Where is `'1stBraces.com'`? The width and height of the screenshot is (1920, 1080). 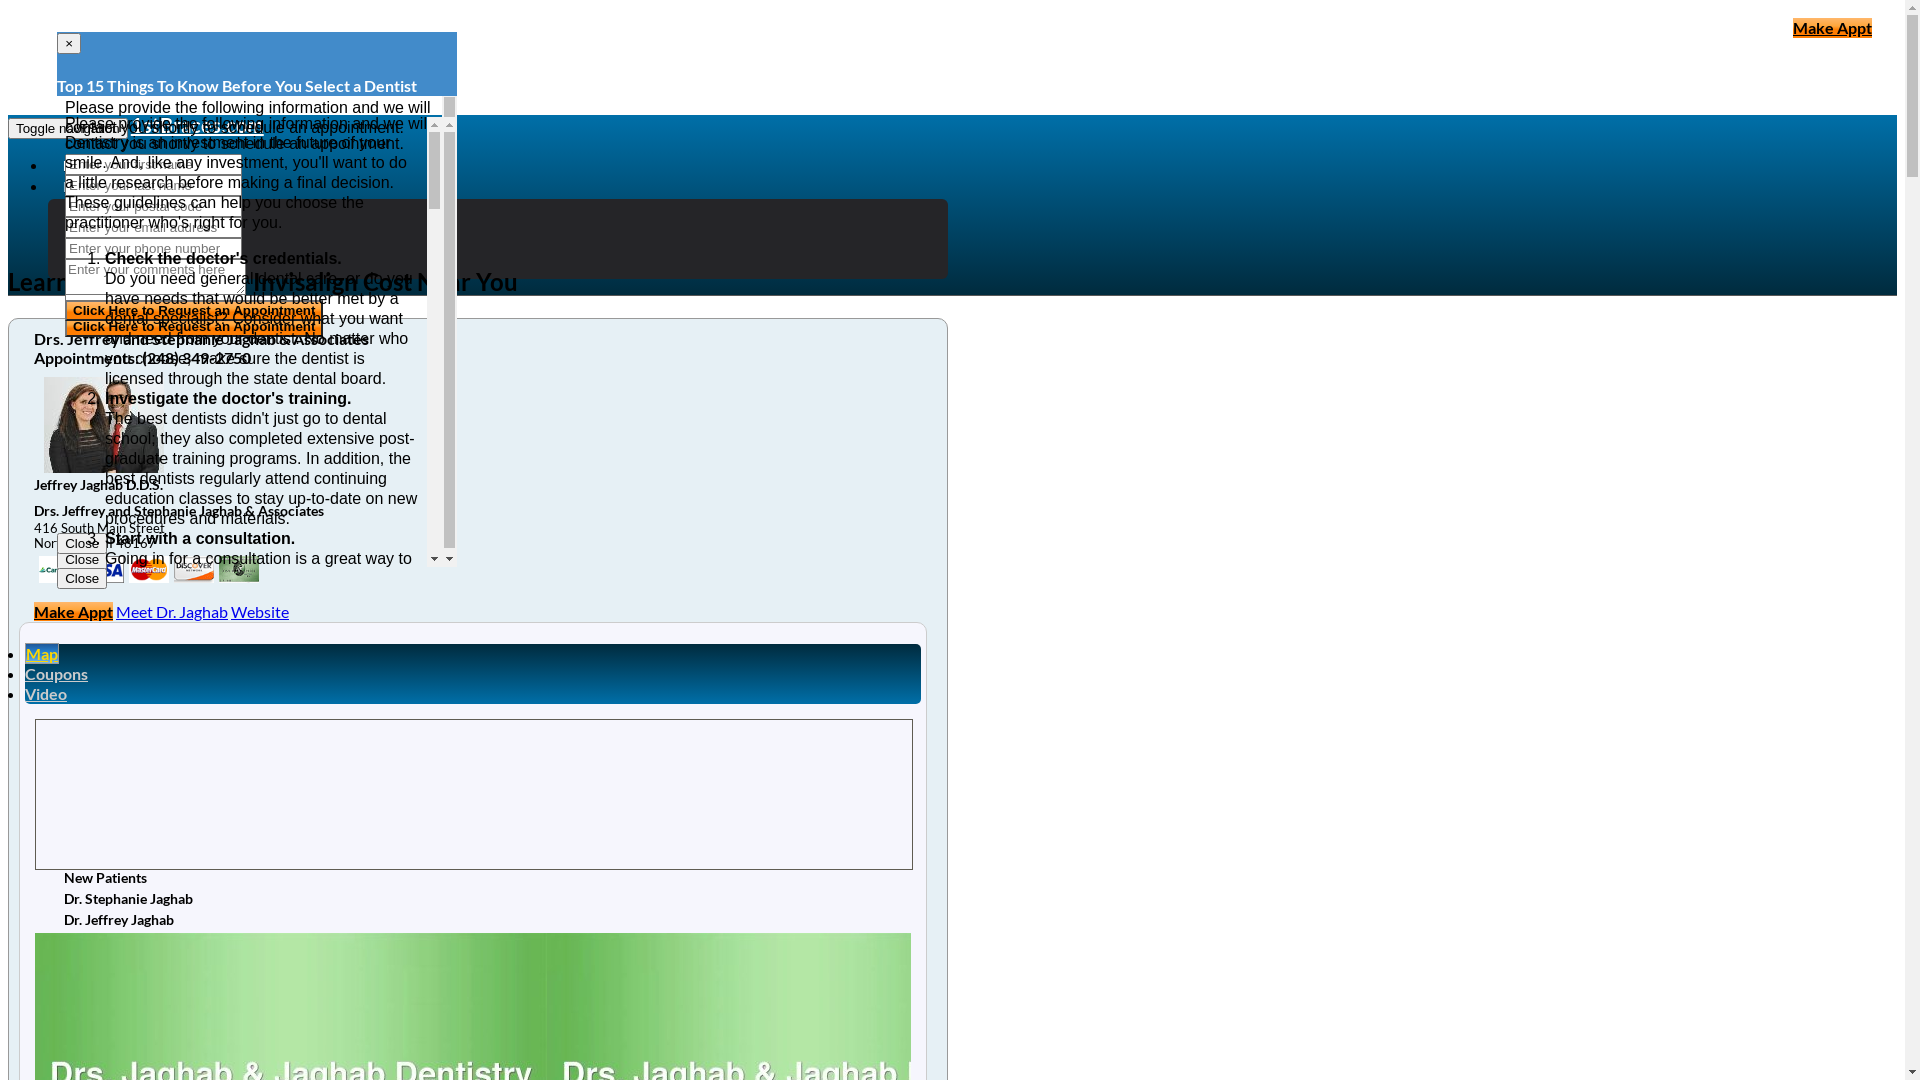 '1stBraces.com' is located at coordinates (197, 124).